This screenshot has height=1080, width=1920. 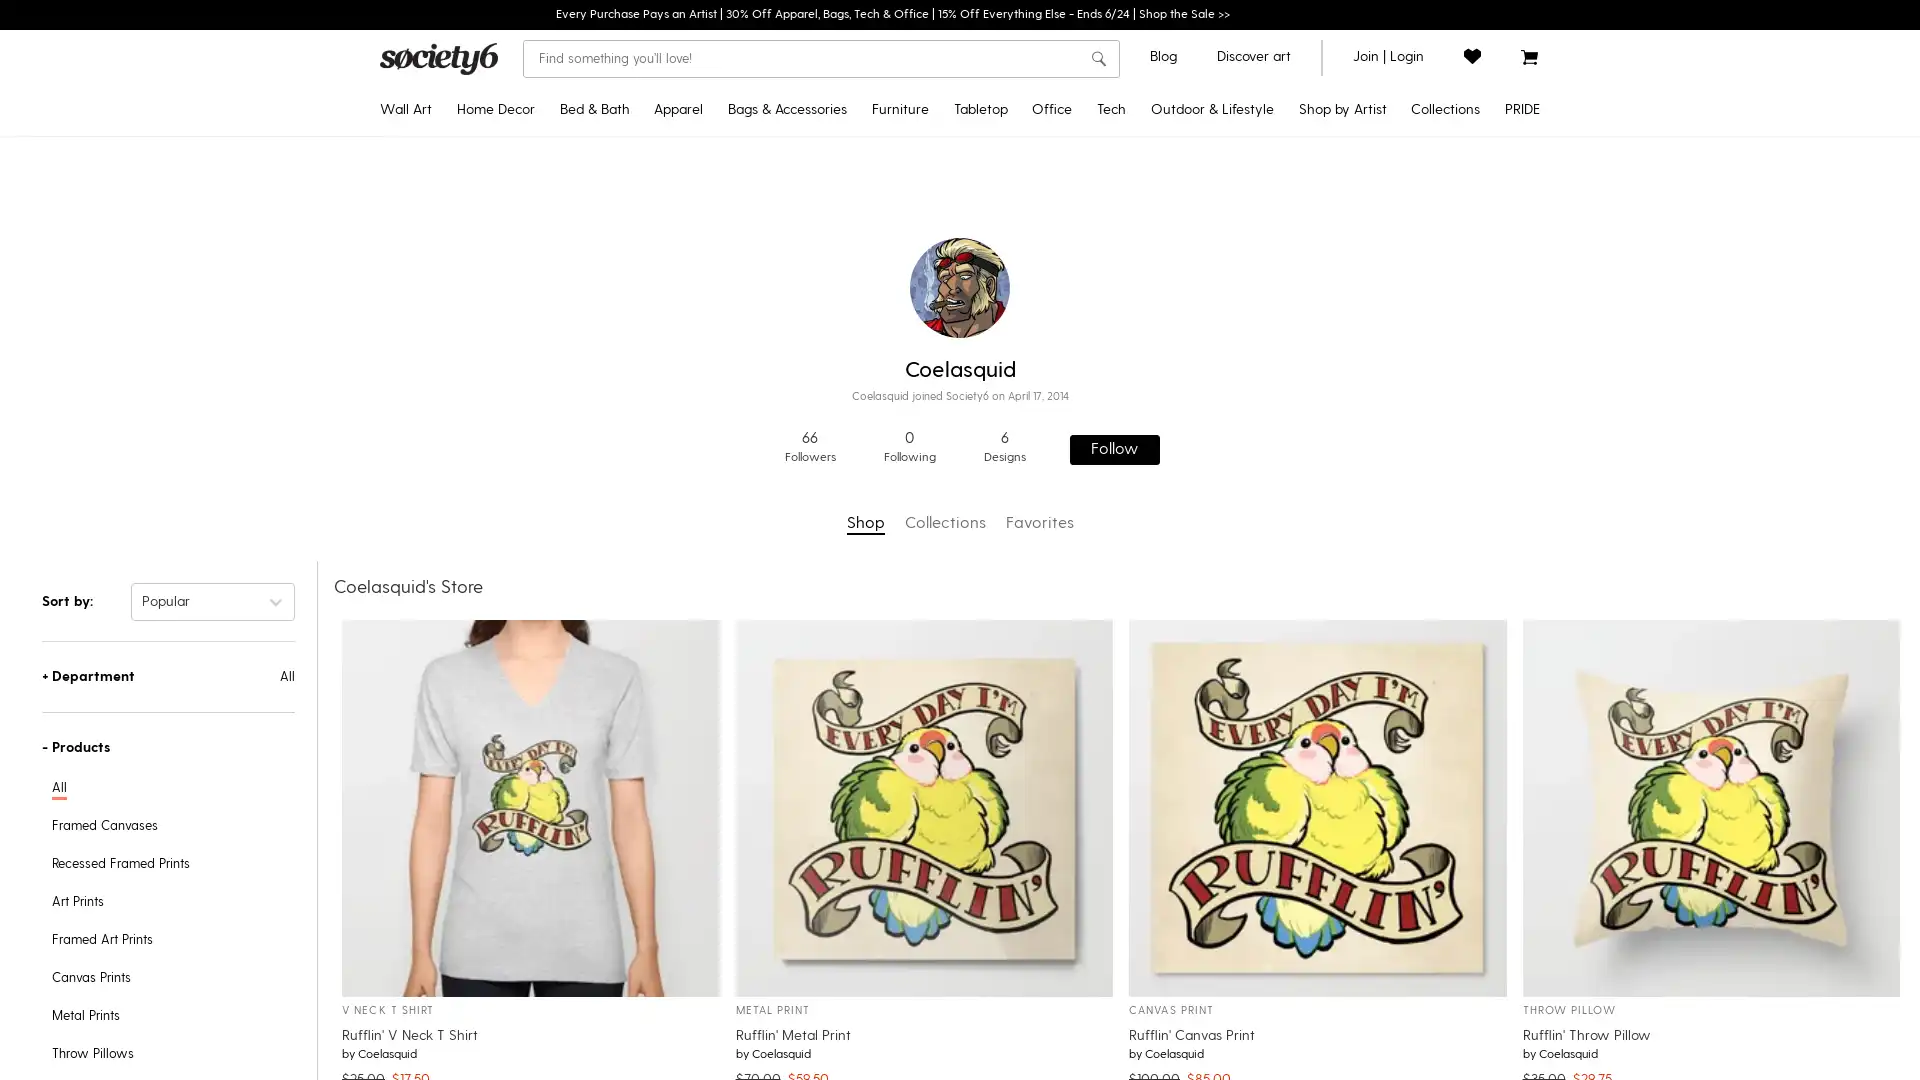 What do you see at coordinates (801, 353) in the screenshot?
I see `Makeup Bags` at bounding box center [801, 353].